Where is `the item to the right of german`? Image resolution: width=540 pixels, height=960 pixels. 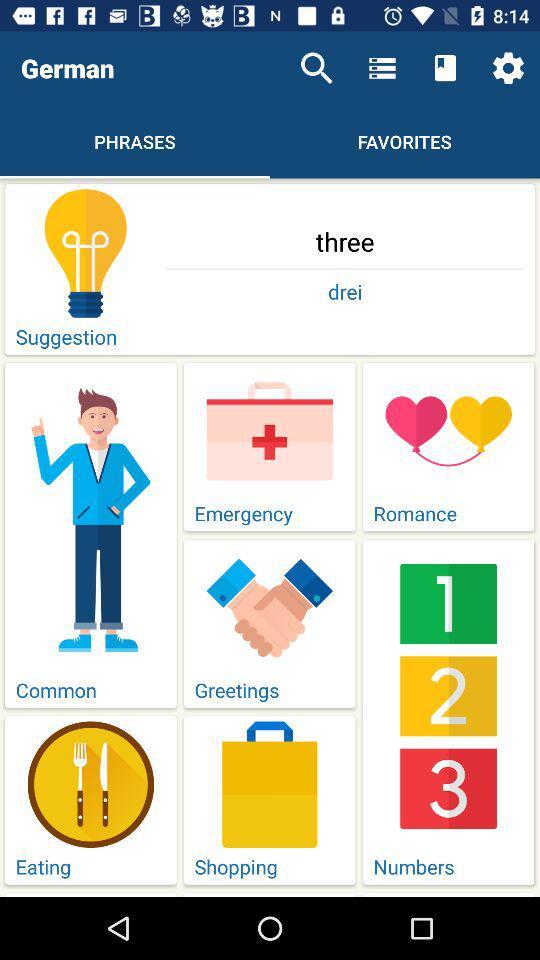
the item to the right of german is located at coordinates (316, 68).